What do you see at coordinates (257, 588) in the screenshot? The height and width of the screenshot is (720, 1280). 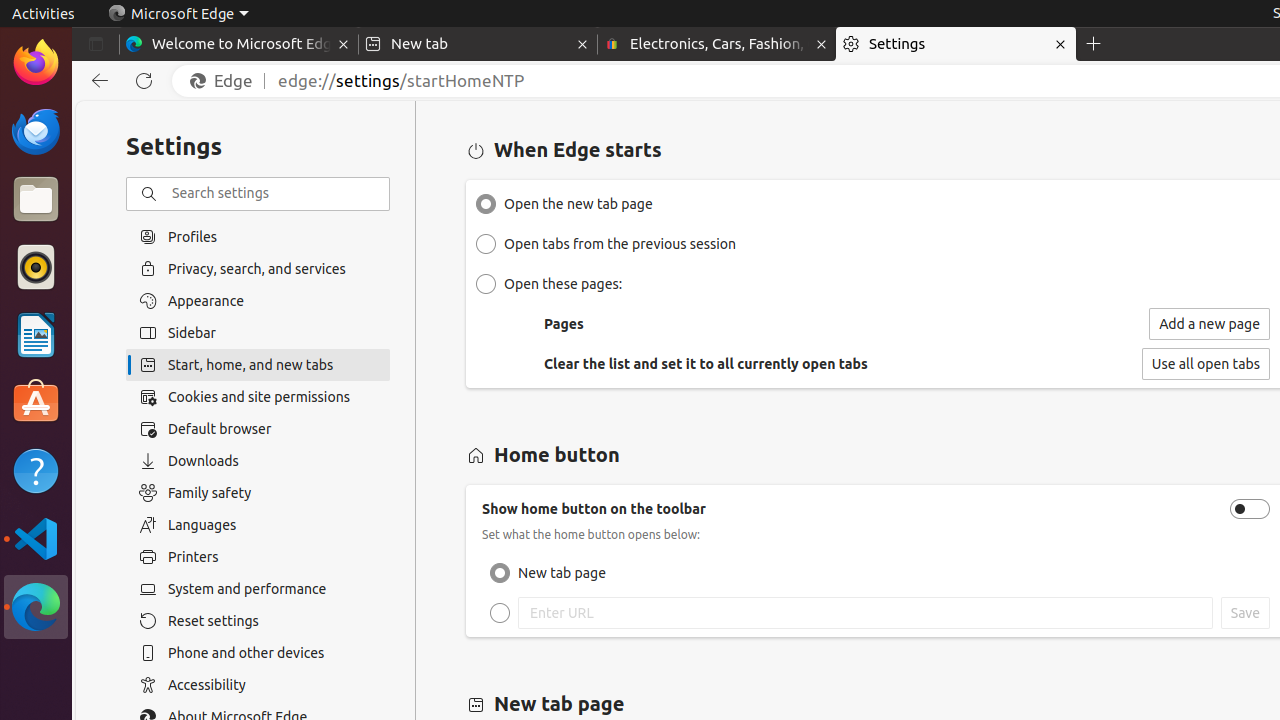 I see `'System and performance'` at bounding box center [257, 588].